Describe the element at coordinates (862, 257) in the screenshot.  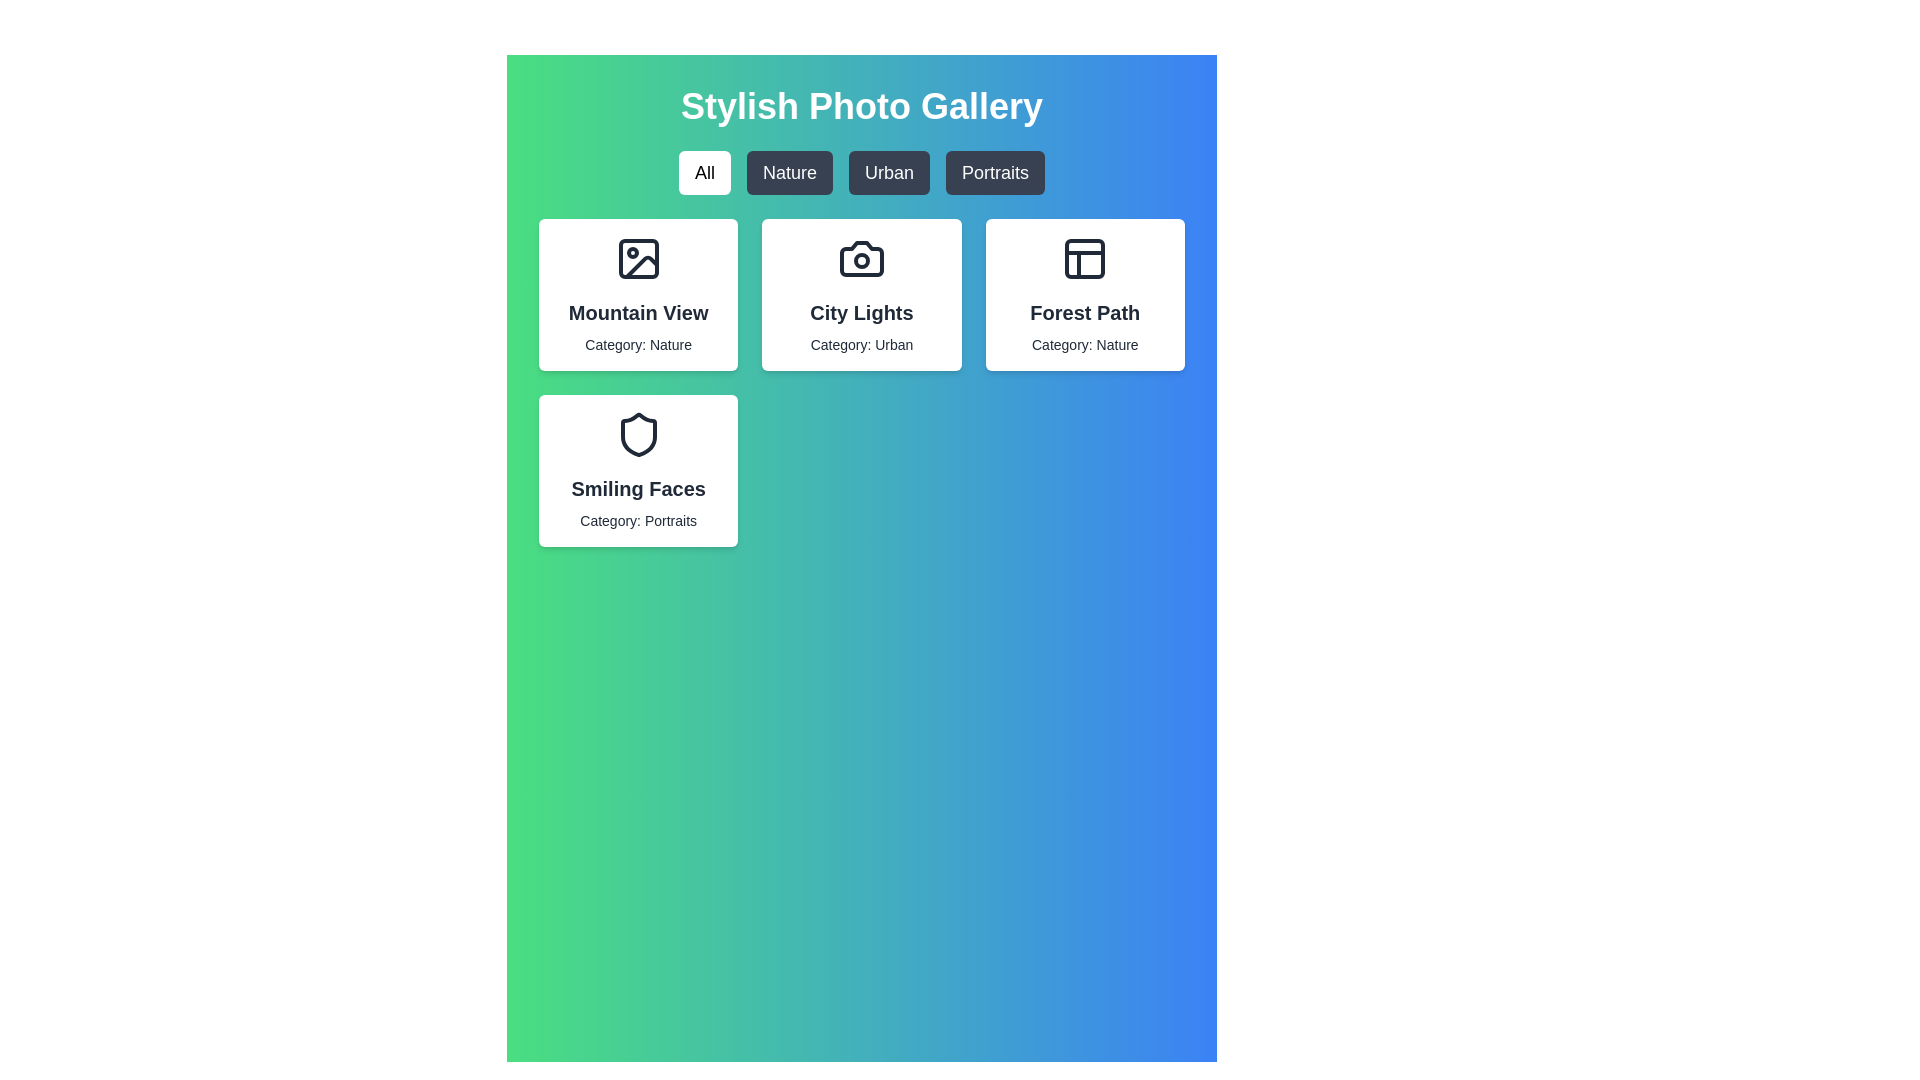
I see `the camera icon located at the top-center of the 'City Lights' card, which represents the category related to photography or visual content` at that location.